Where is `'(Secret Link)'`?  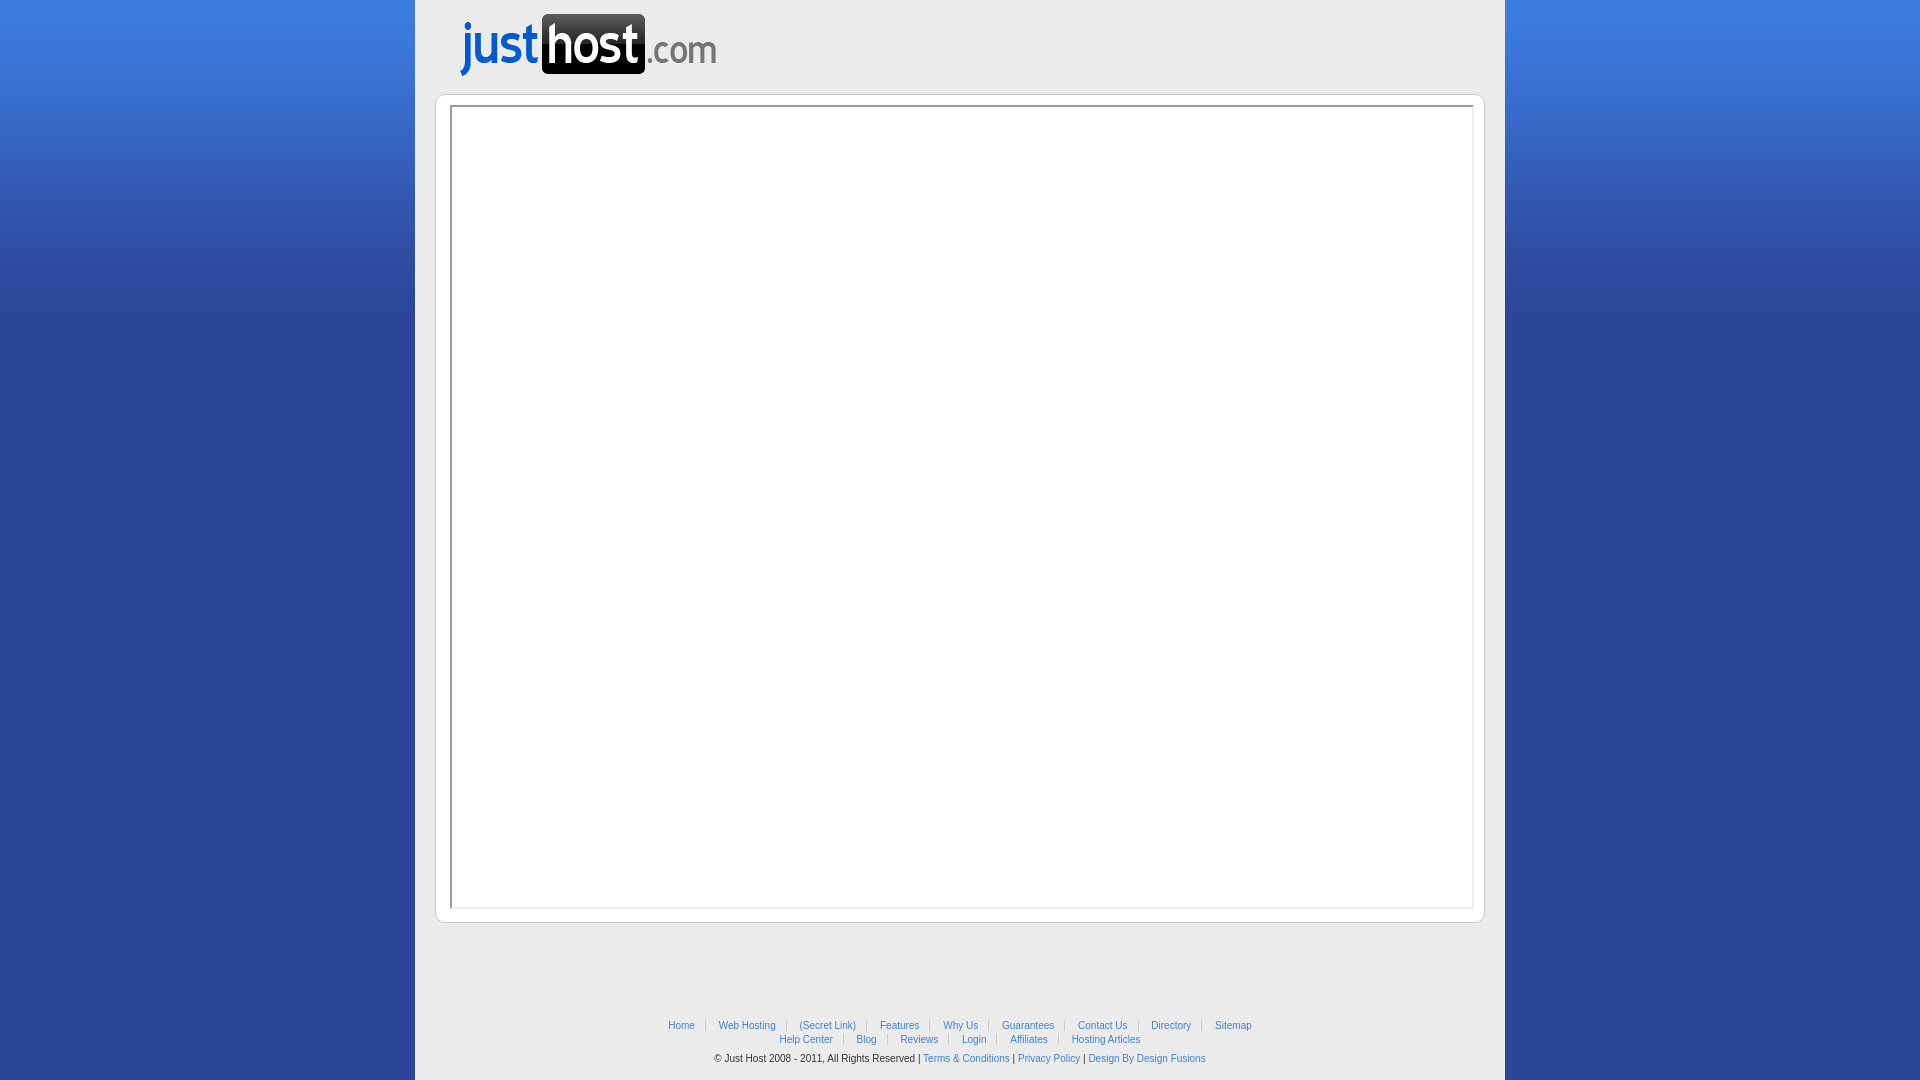 '(Secret Link)' is located at coordinates (828, 1025).